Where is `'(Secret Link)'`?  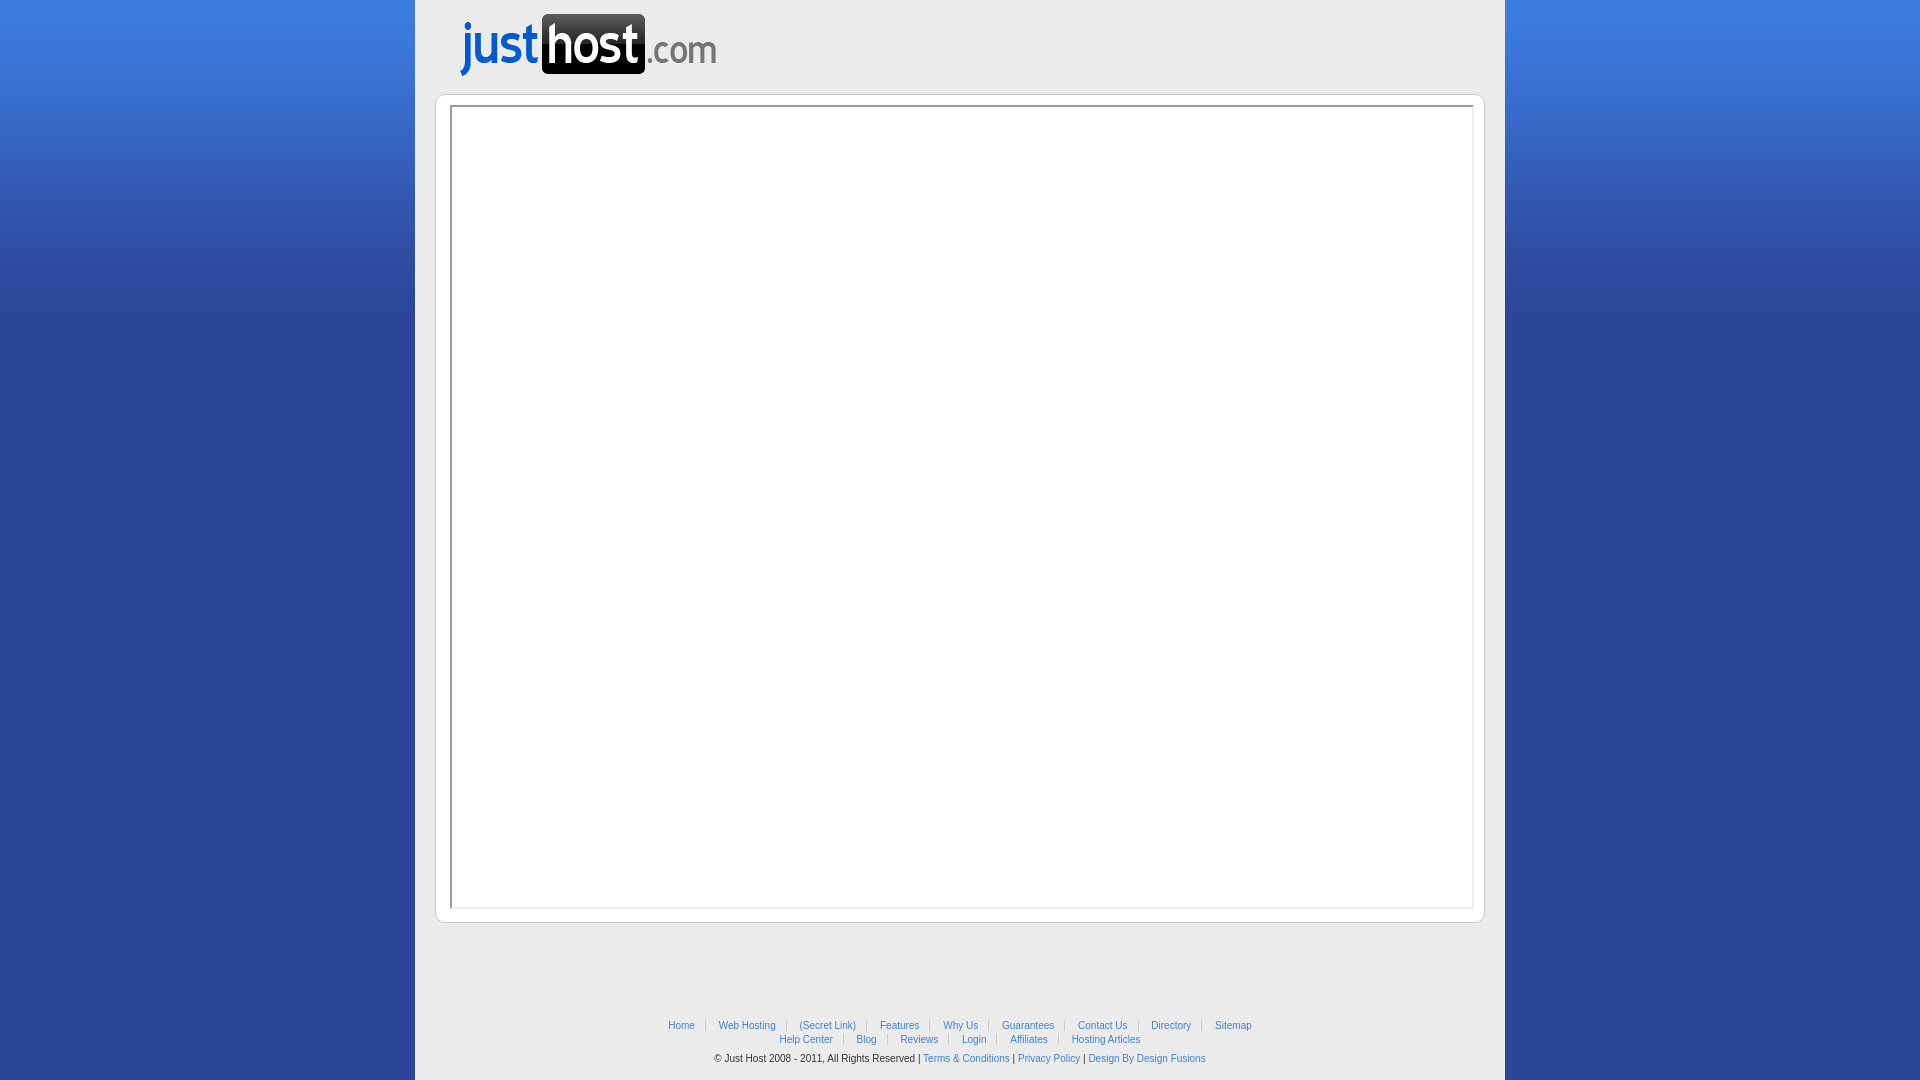 '(Secret Link)' is located at coordinates (828, 1025).